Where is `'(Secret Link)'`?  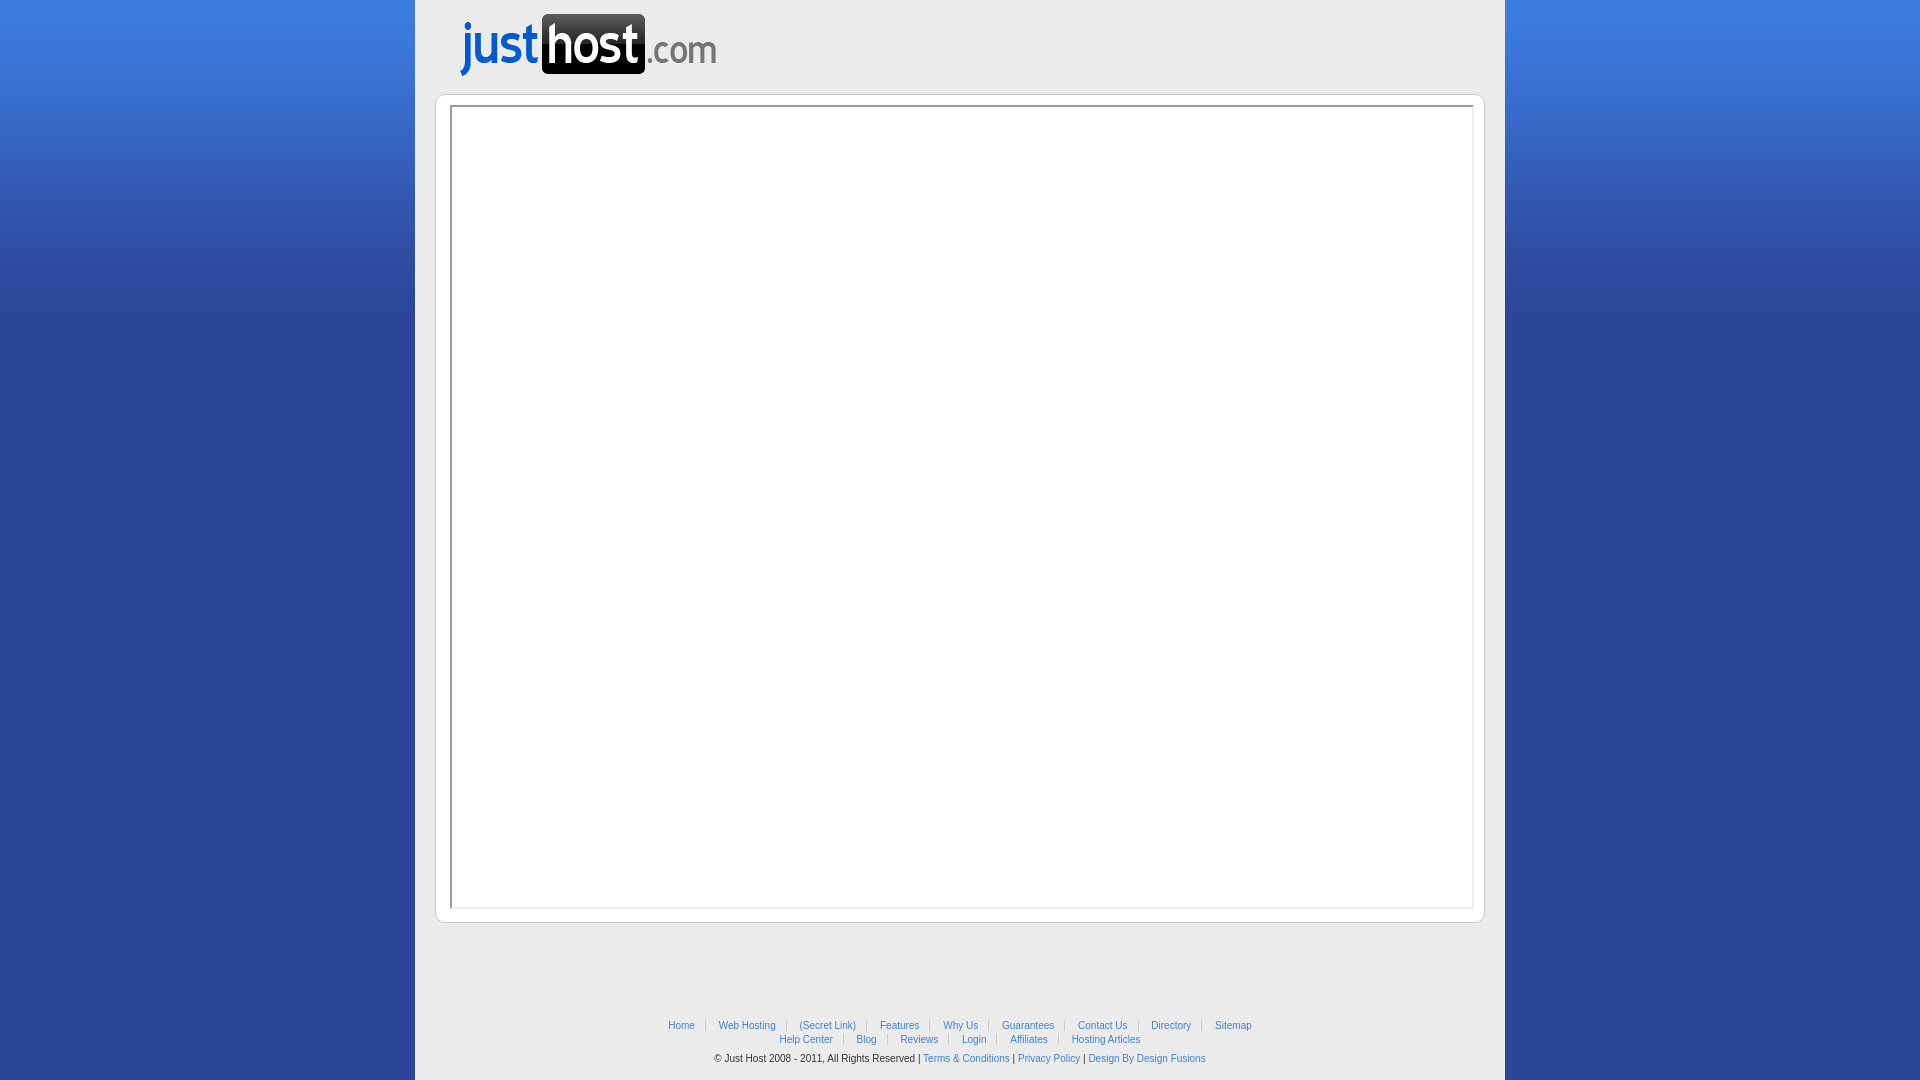 '(Secret Link)' is located at coordinates (828, 1025).